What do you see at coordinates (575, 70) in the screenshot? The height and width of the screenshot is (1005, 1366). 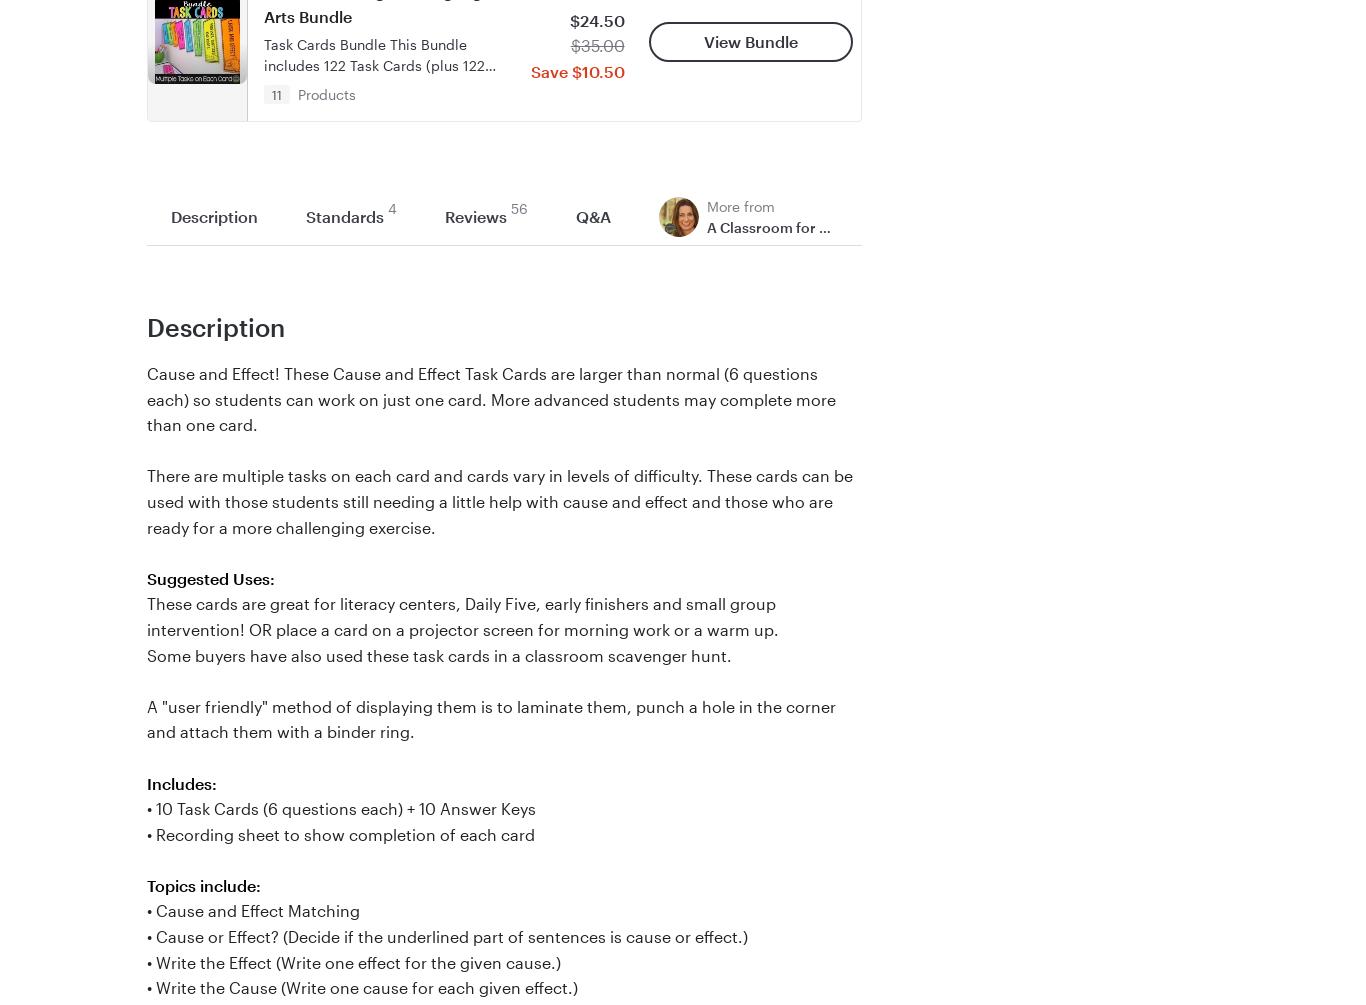 I see `'Save $10.50'` at bounding box center [575, 70].